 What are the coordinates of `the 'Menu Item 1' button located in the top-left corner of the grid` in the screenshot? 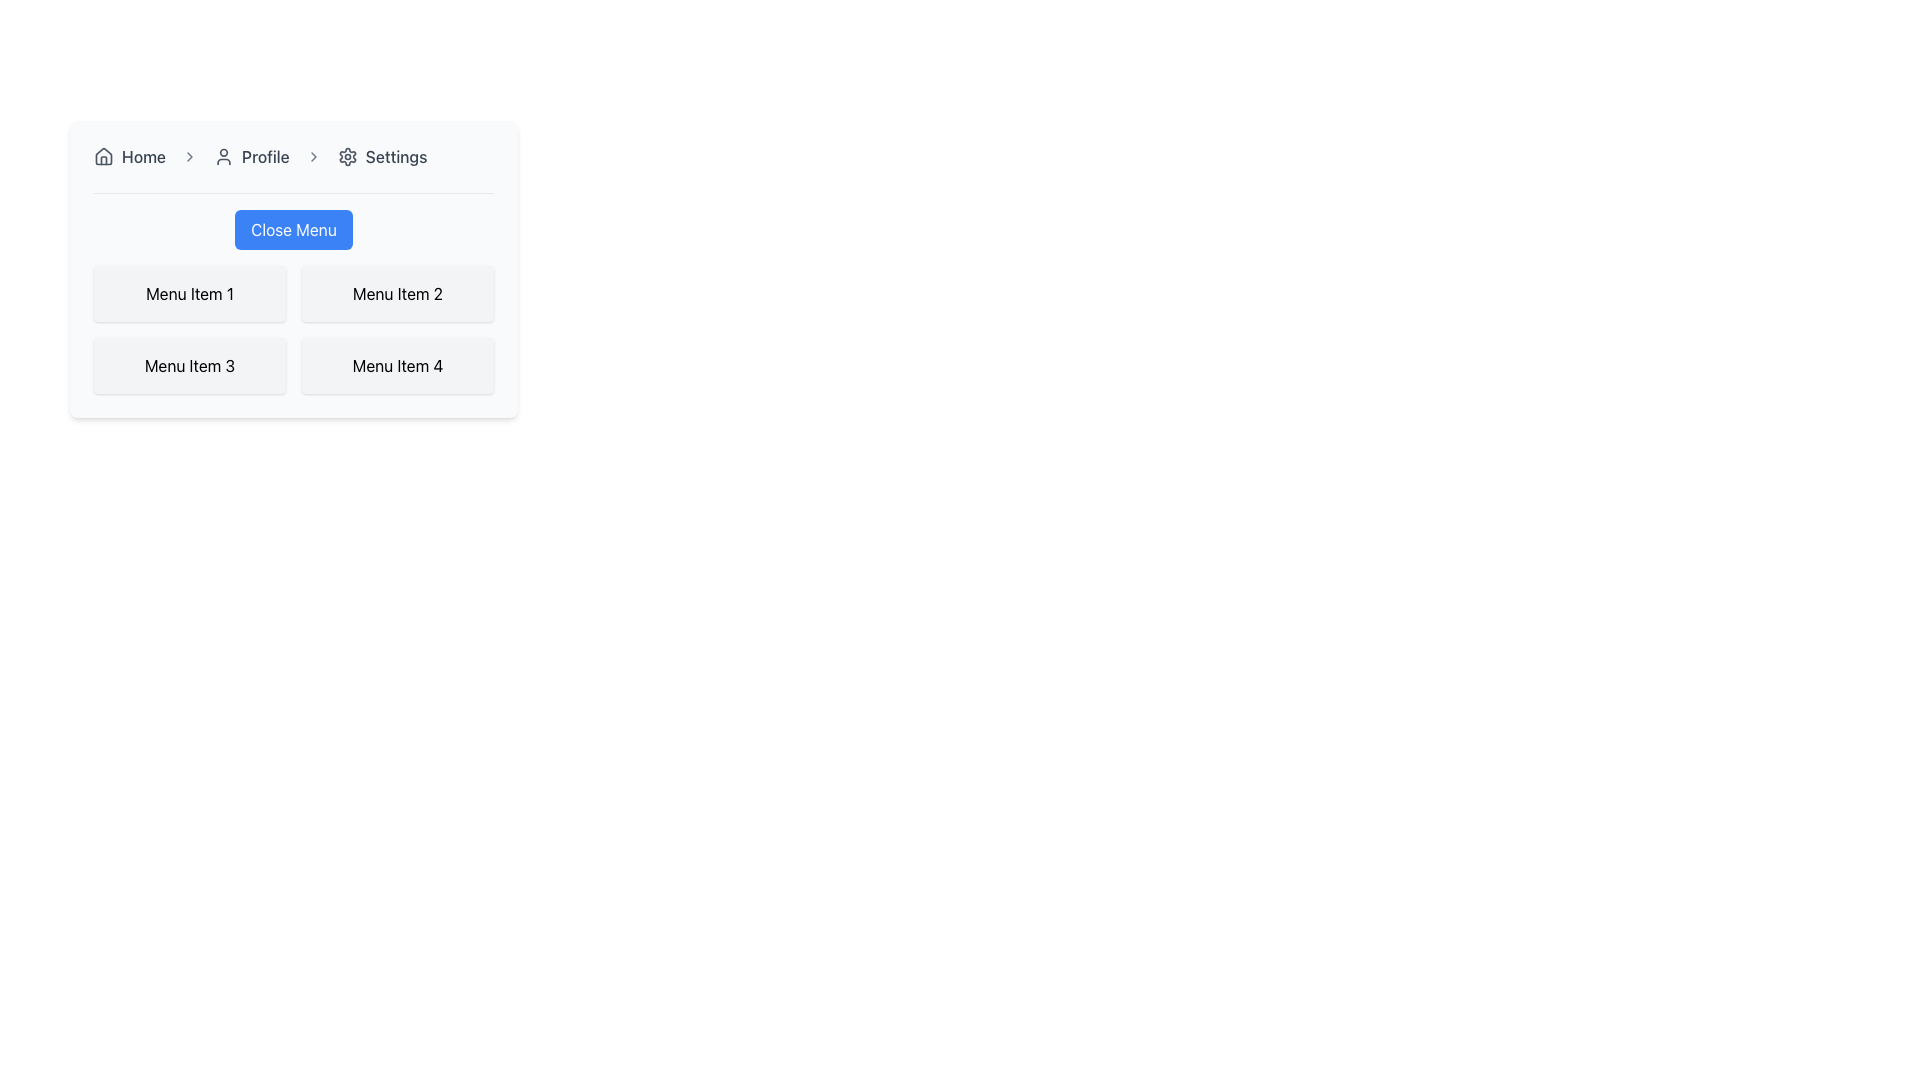 It's located at (190, 293).